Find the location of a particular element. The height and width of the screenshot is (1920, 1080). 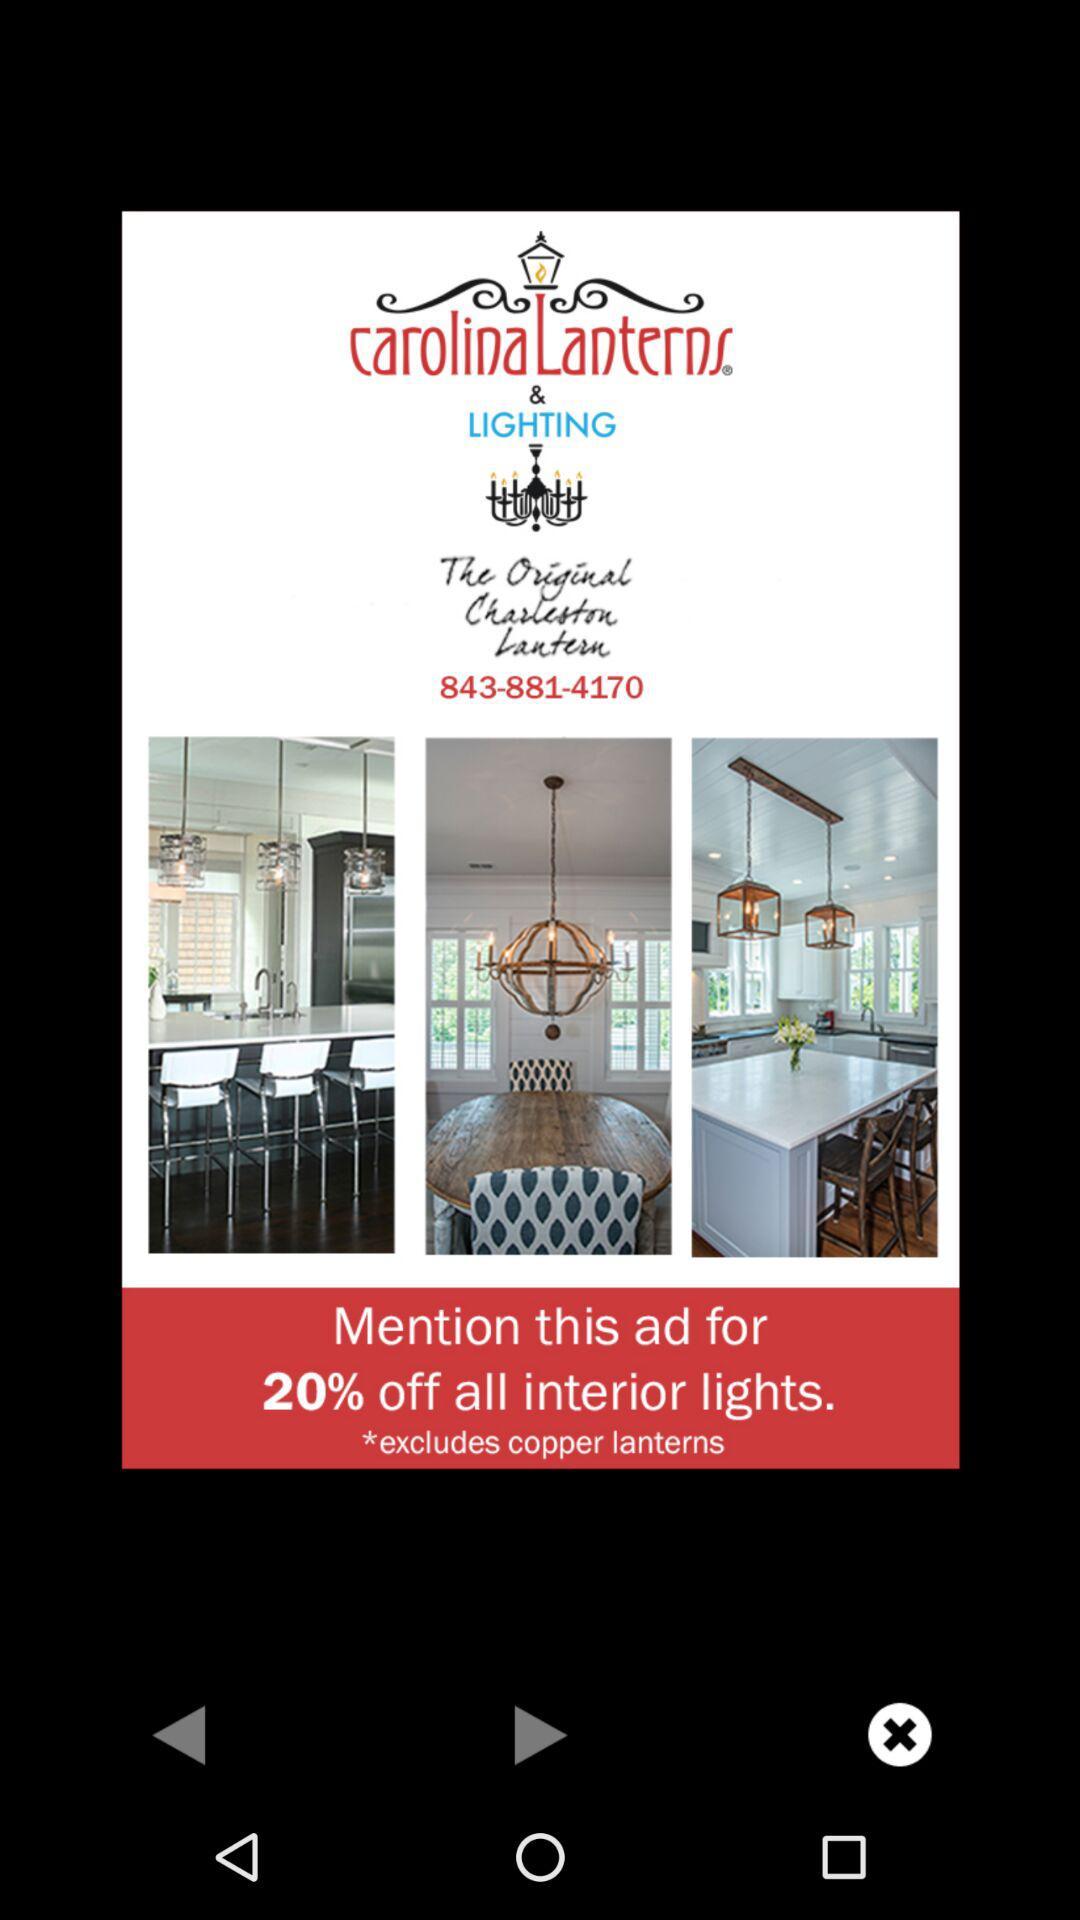

advertisement is located at coordinates (898, 1733).